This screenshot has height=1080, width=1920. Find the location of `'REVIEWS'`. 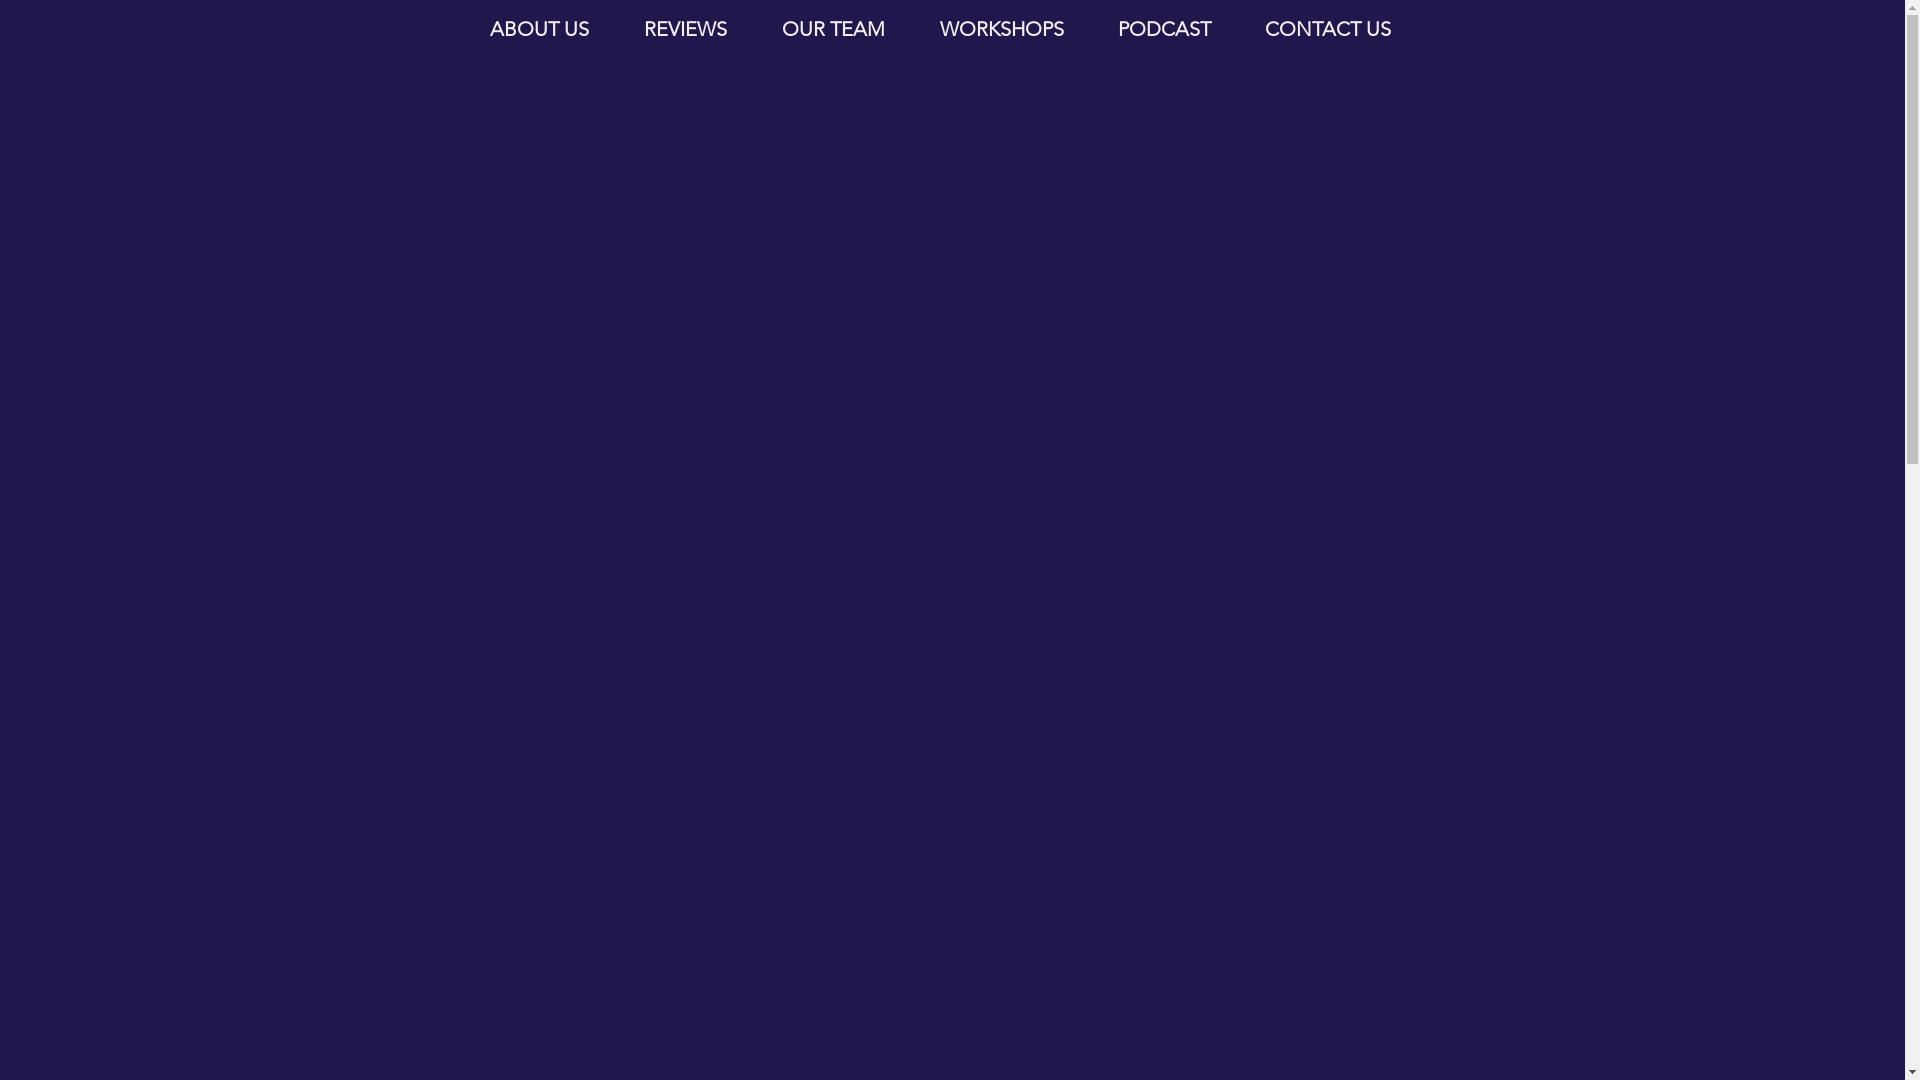

'REVIEWS' is located at coordinates (685, 29).